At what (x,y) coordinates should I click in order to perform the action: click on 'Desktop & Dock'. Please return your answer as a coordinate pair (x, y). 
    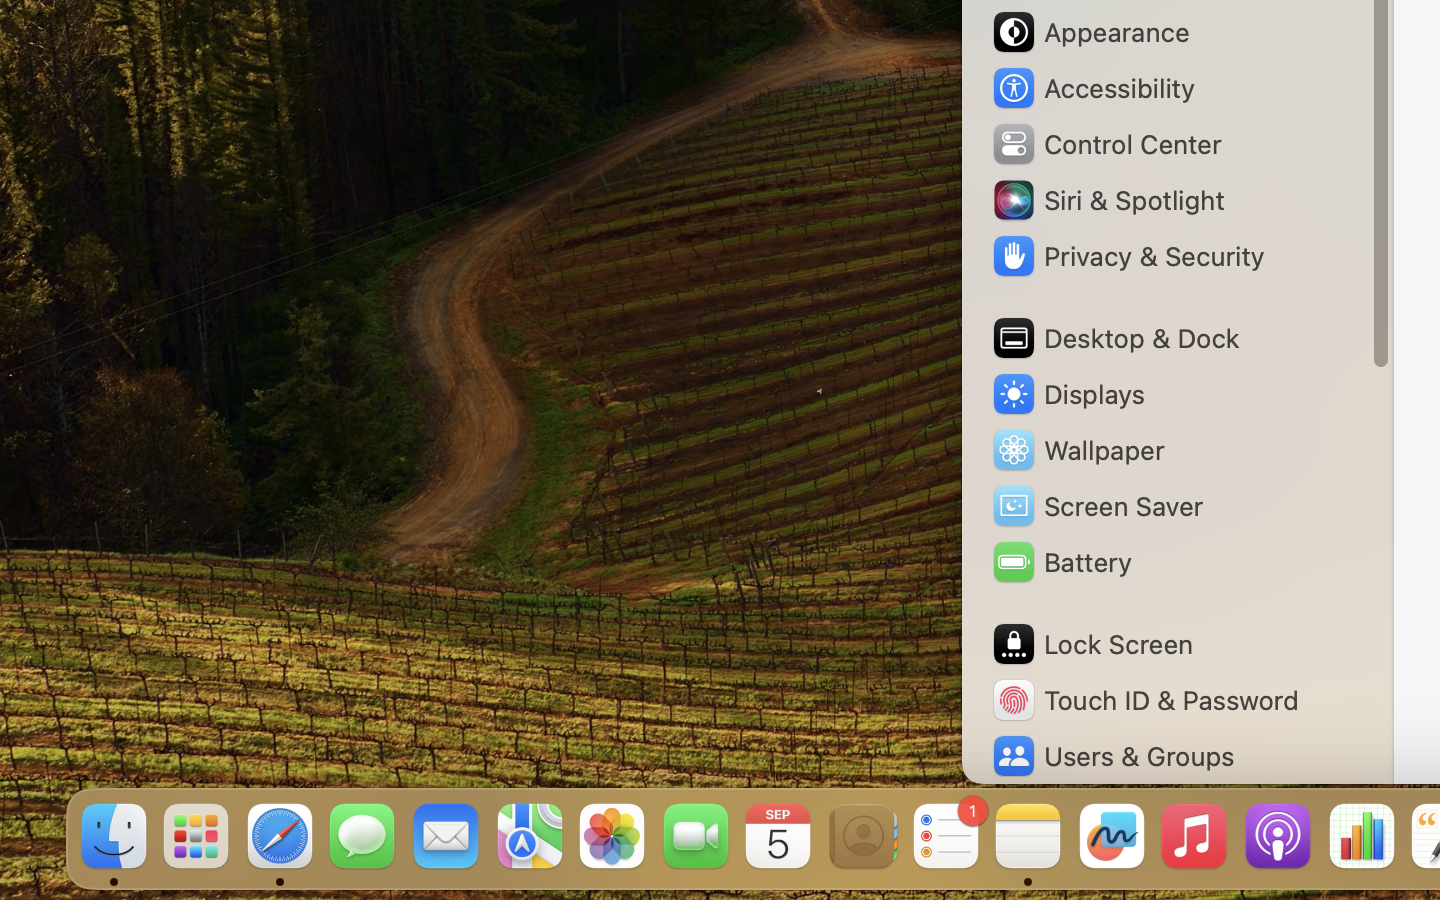
    Looking at the image, I should click on (1113, 338).